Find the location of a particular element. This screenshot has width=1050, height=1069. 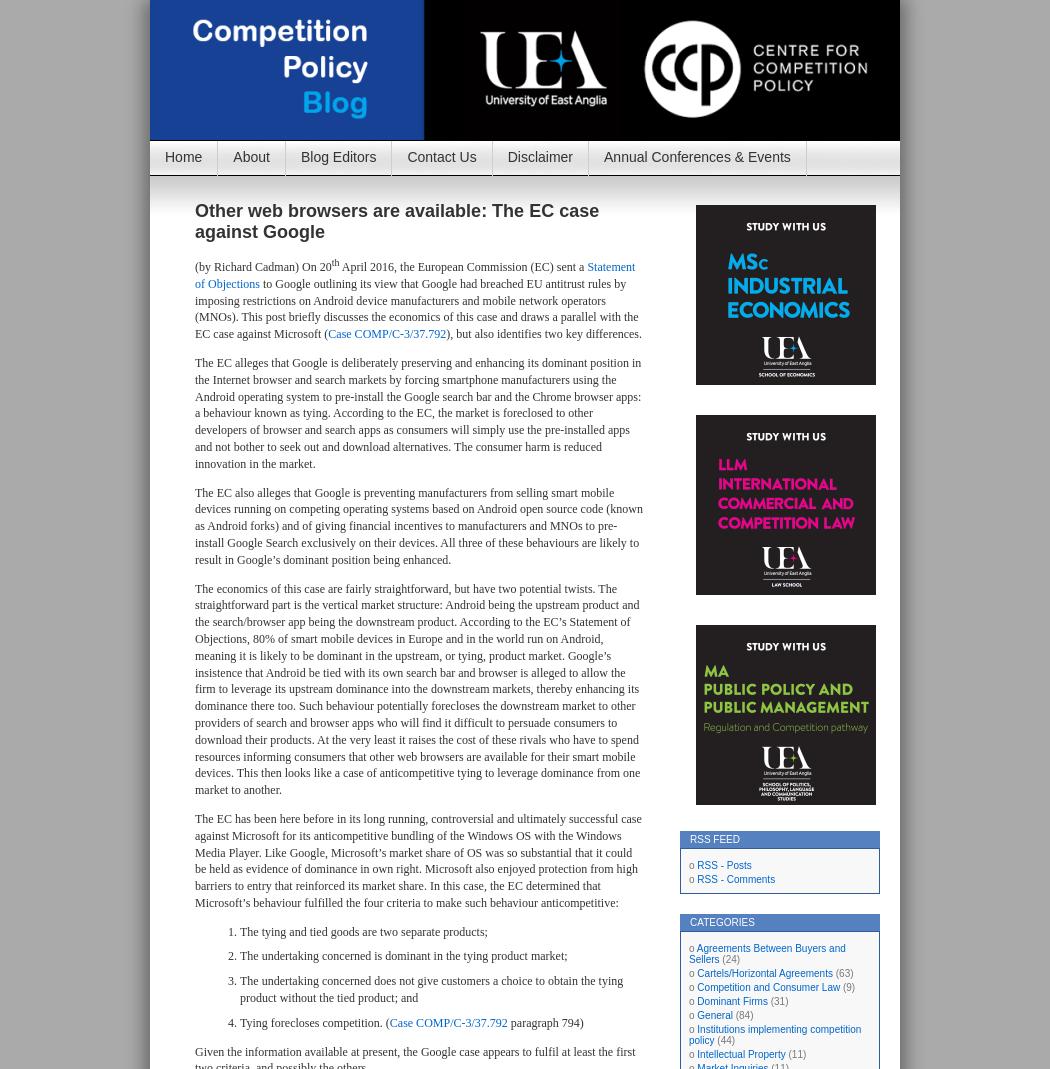

'(9)' is located at coordinates (847, 987).